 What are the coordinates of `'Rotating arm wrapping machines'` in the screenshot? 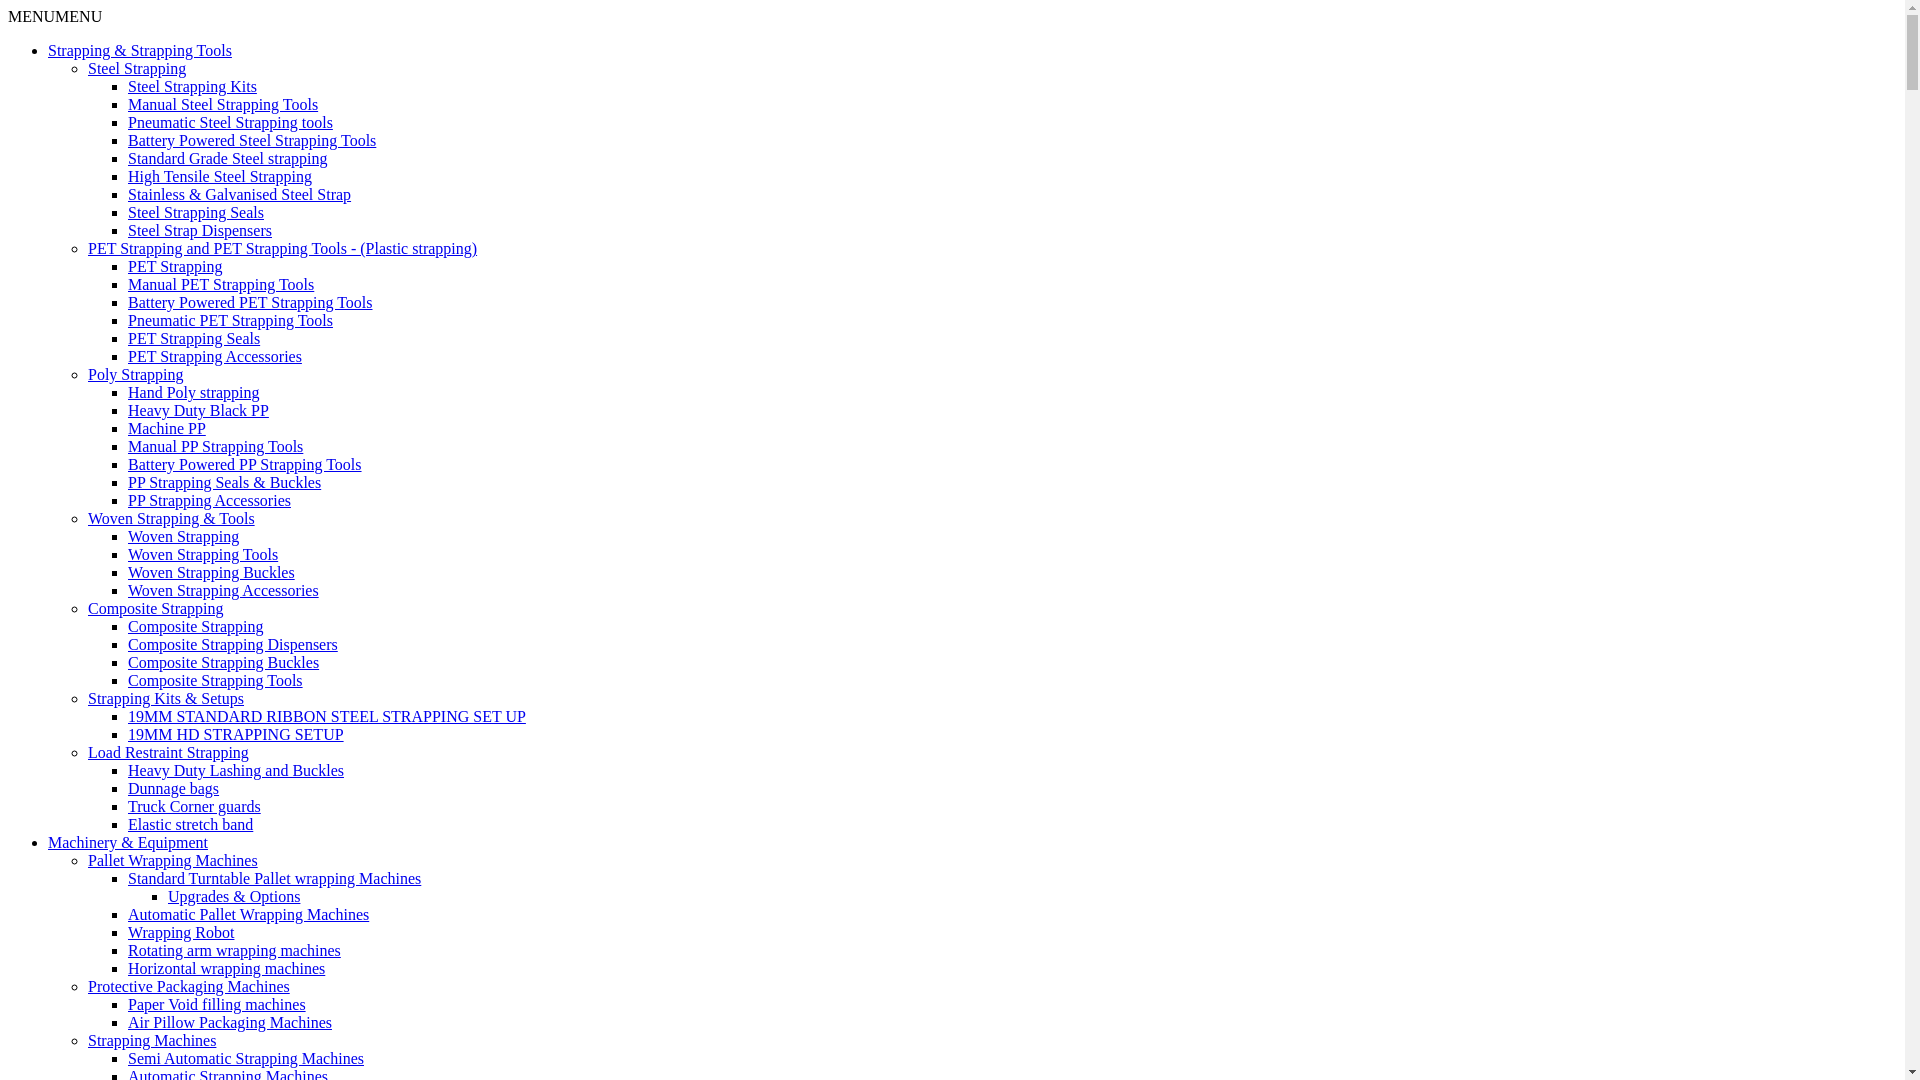 It's located at (127, 949).